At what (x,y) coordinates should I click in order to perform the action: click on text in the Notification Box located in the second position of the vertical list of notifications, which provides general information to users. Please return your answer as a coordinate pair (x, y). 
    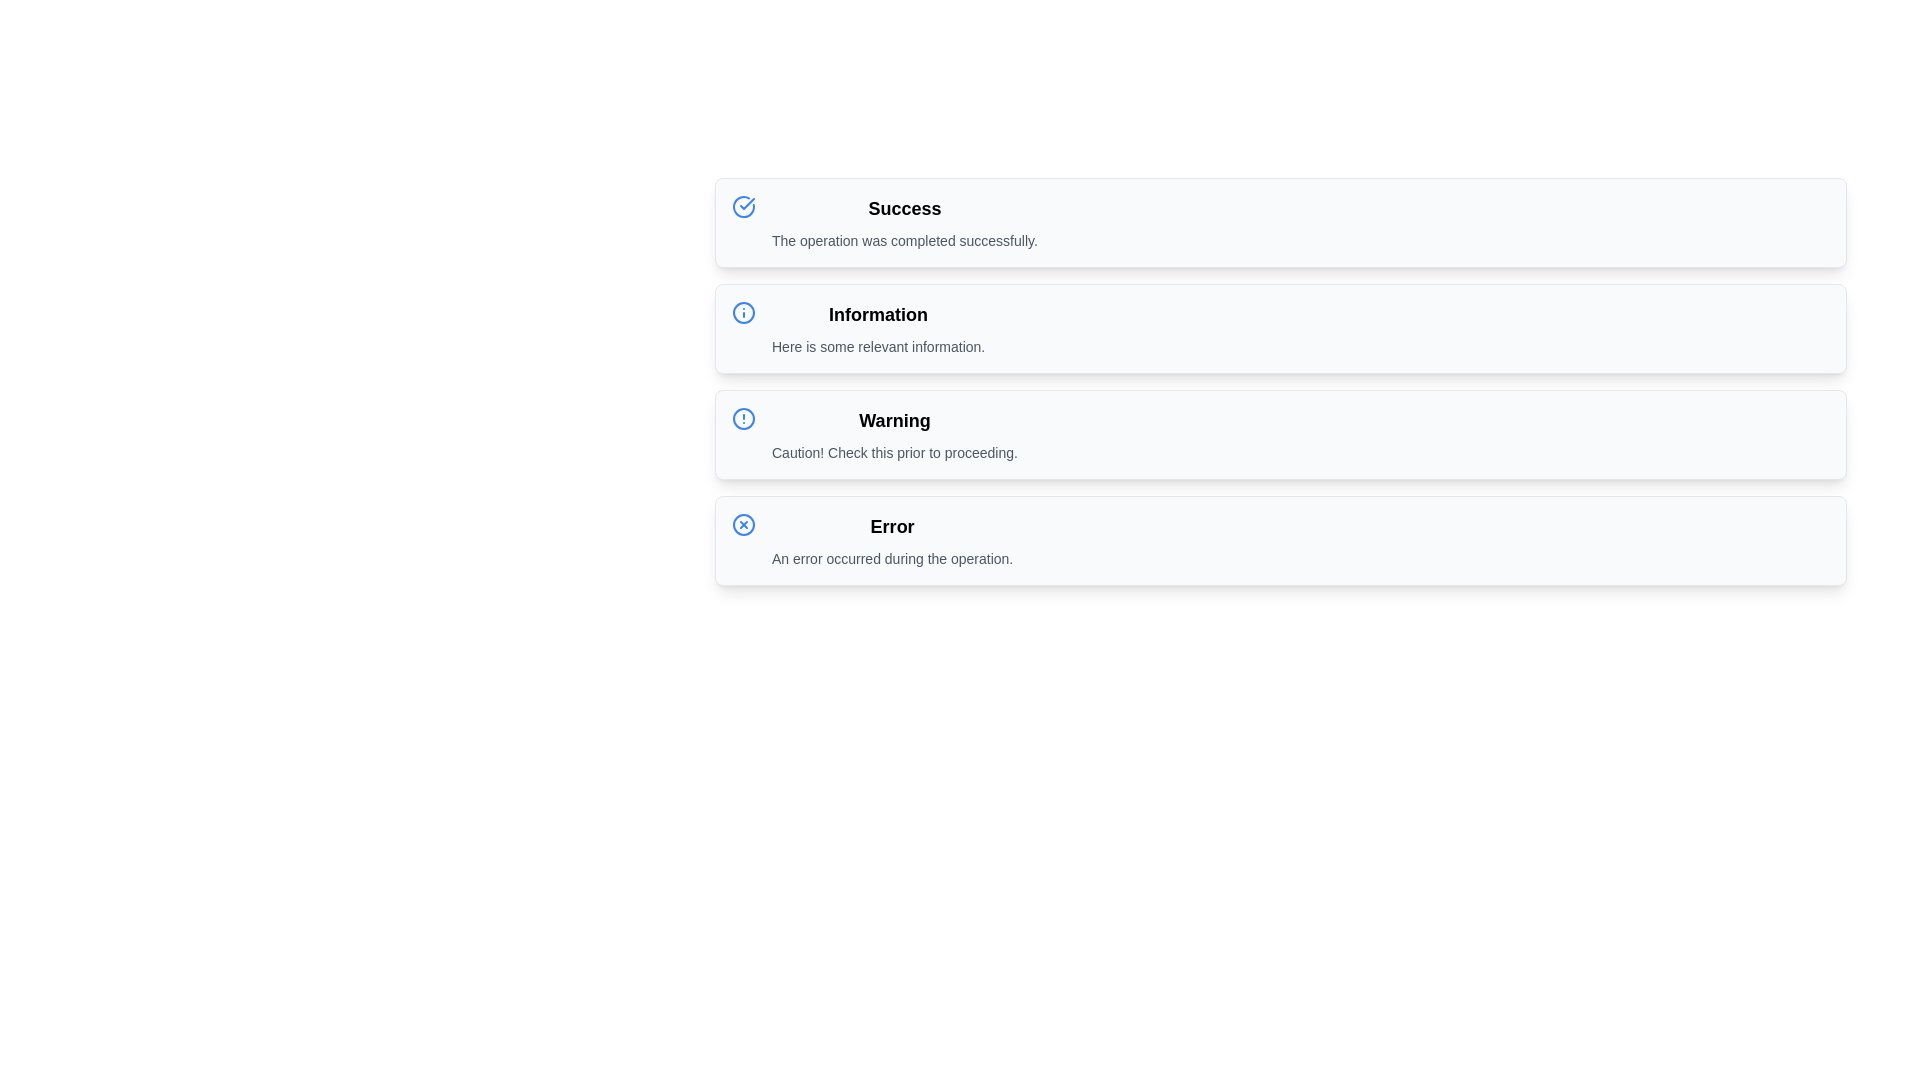
    Looking at the image, I should click on (878, 327).